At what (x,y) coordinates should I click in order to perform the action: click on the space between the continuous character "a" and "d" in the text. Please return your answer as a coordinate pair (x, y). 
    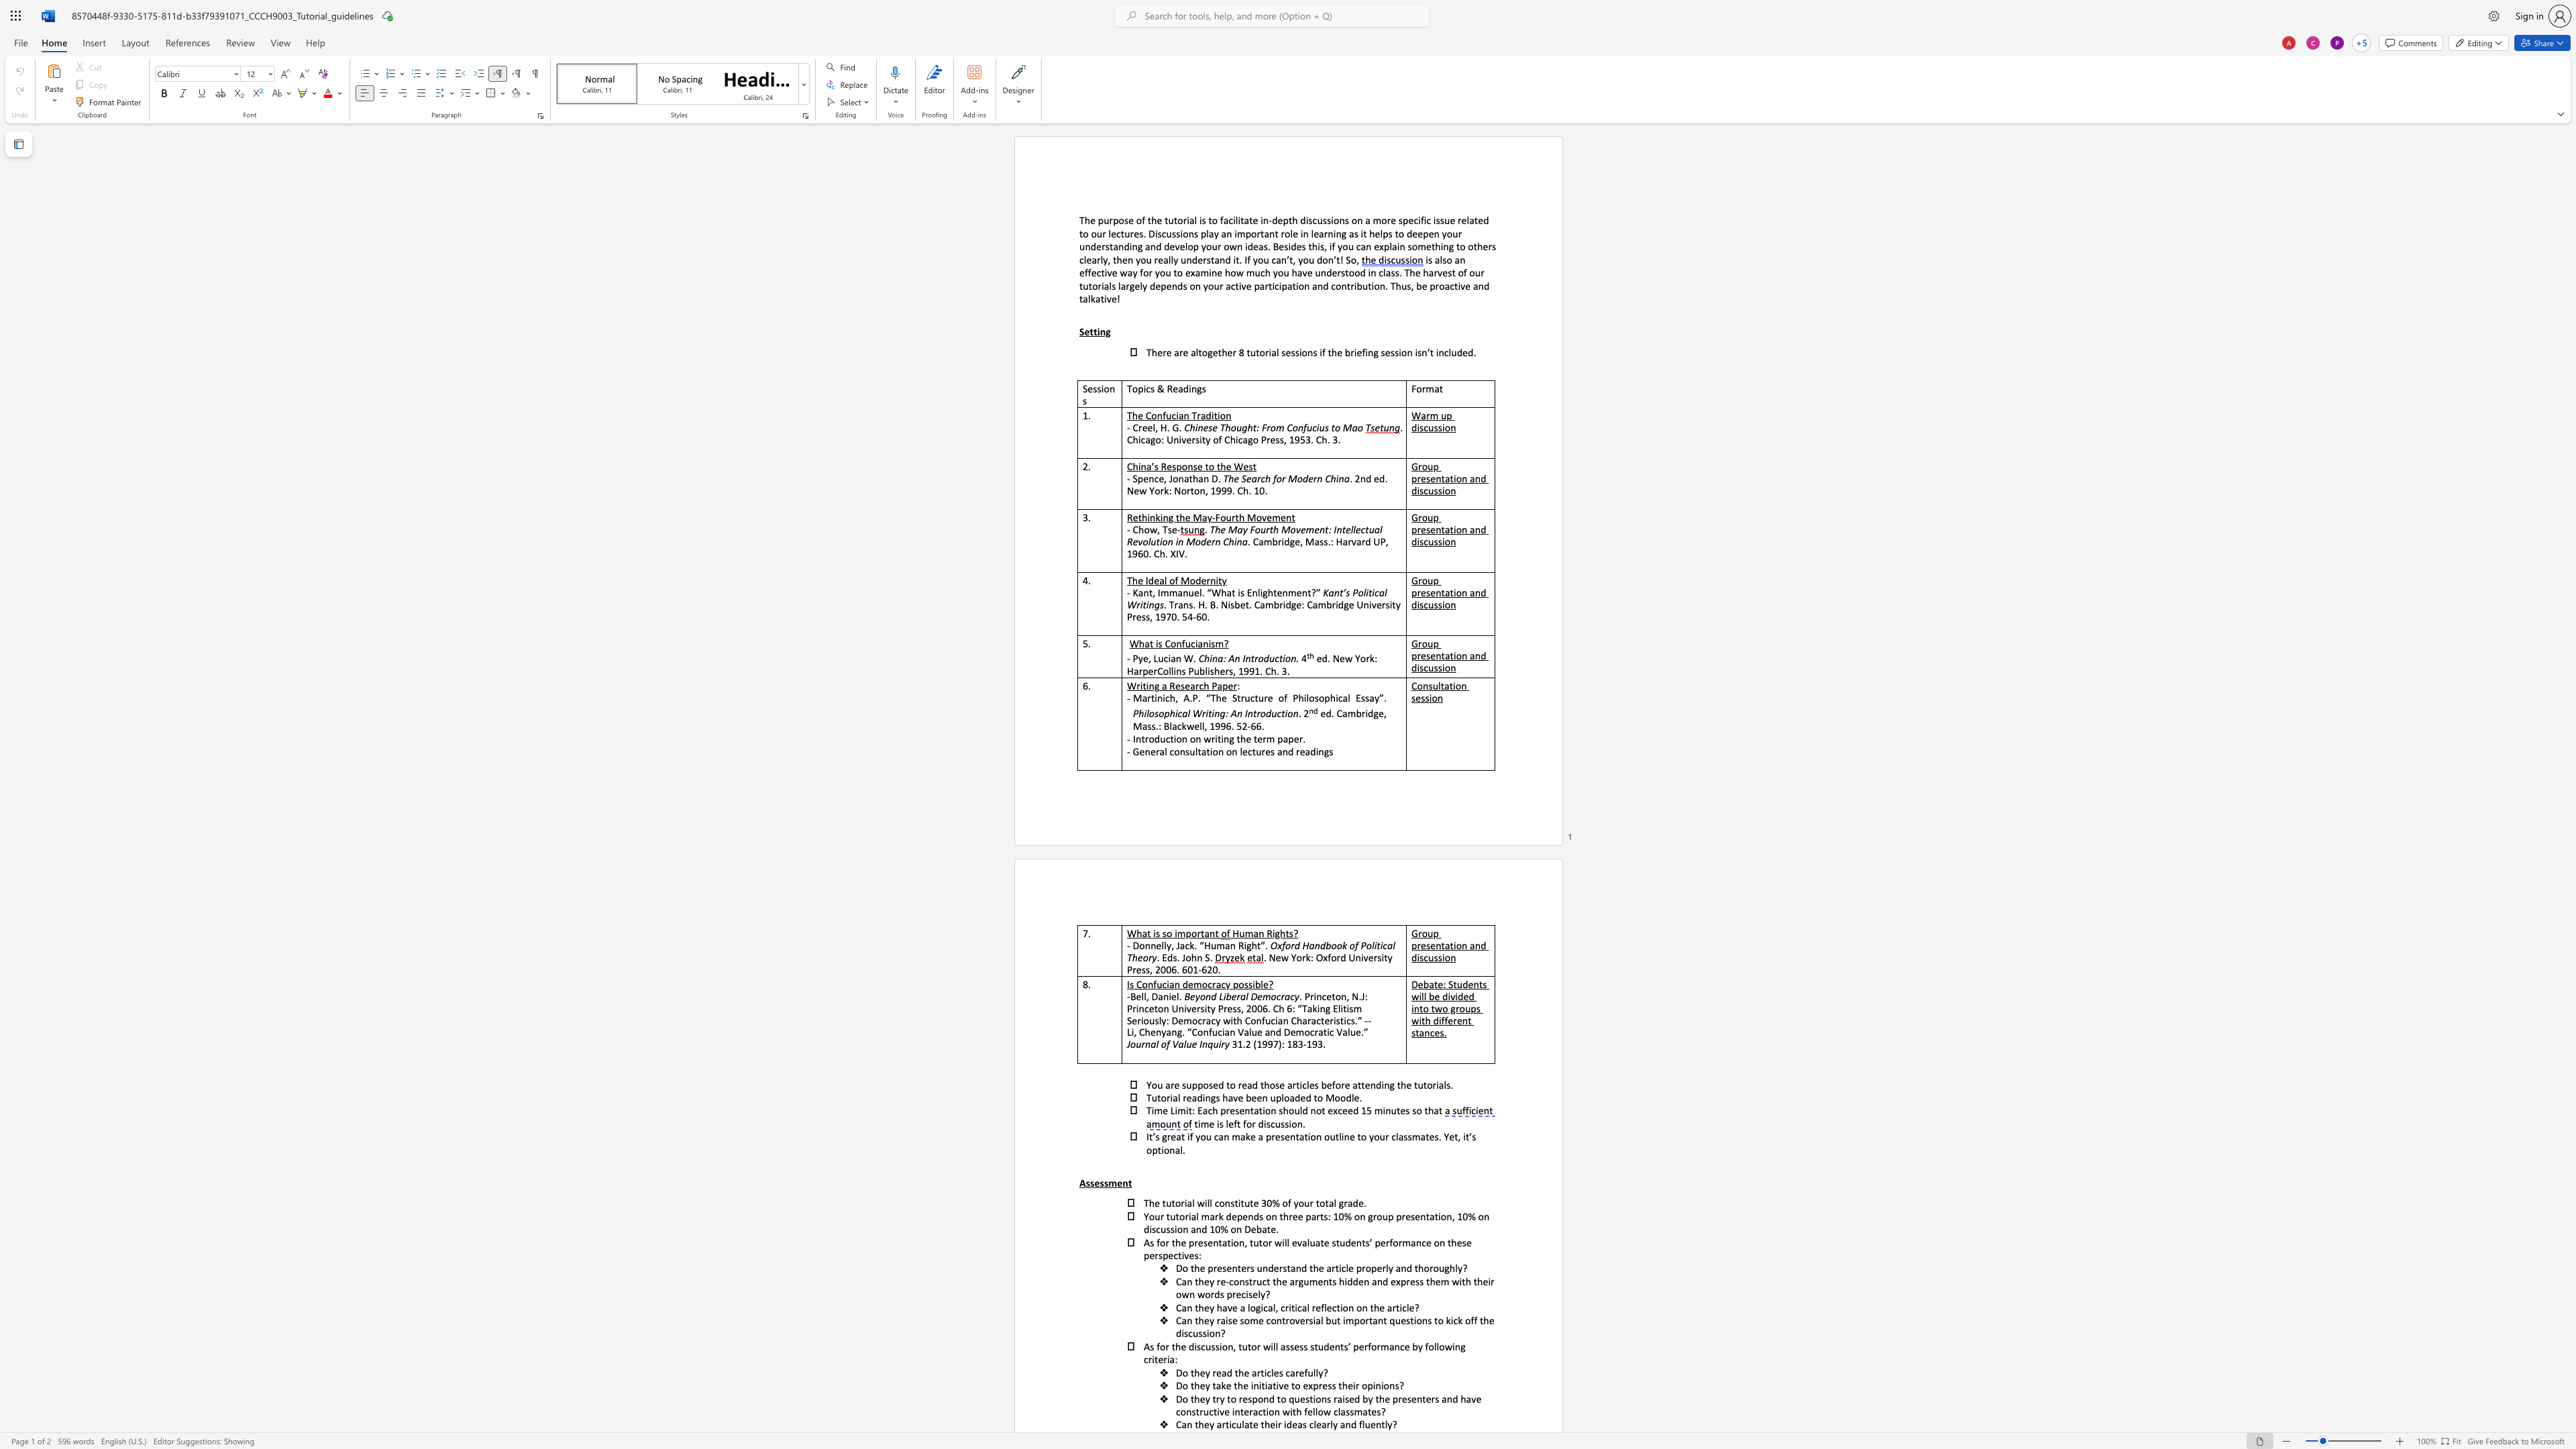
    Looking at the image, I should click on (1183, 388).